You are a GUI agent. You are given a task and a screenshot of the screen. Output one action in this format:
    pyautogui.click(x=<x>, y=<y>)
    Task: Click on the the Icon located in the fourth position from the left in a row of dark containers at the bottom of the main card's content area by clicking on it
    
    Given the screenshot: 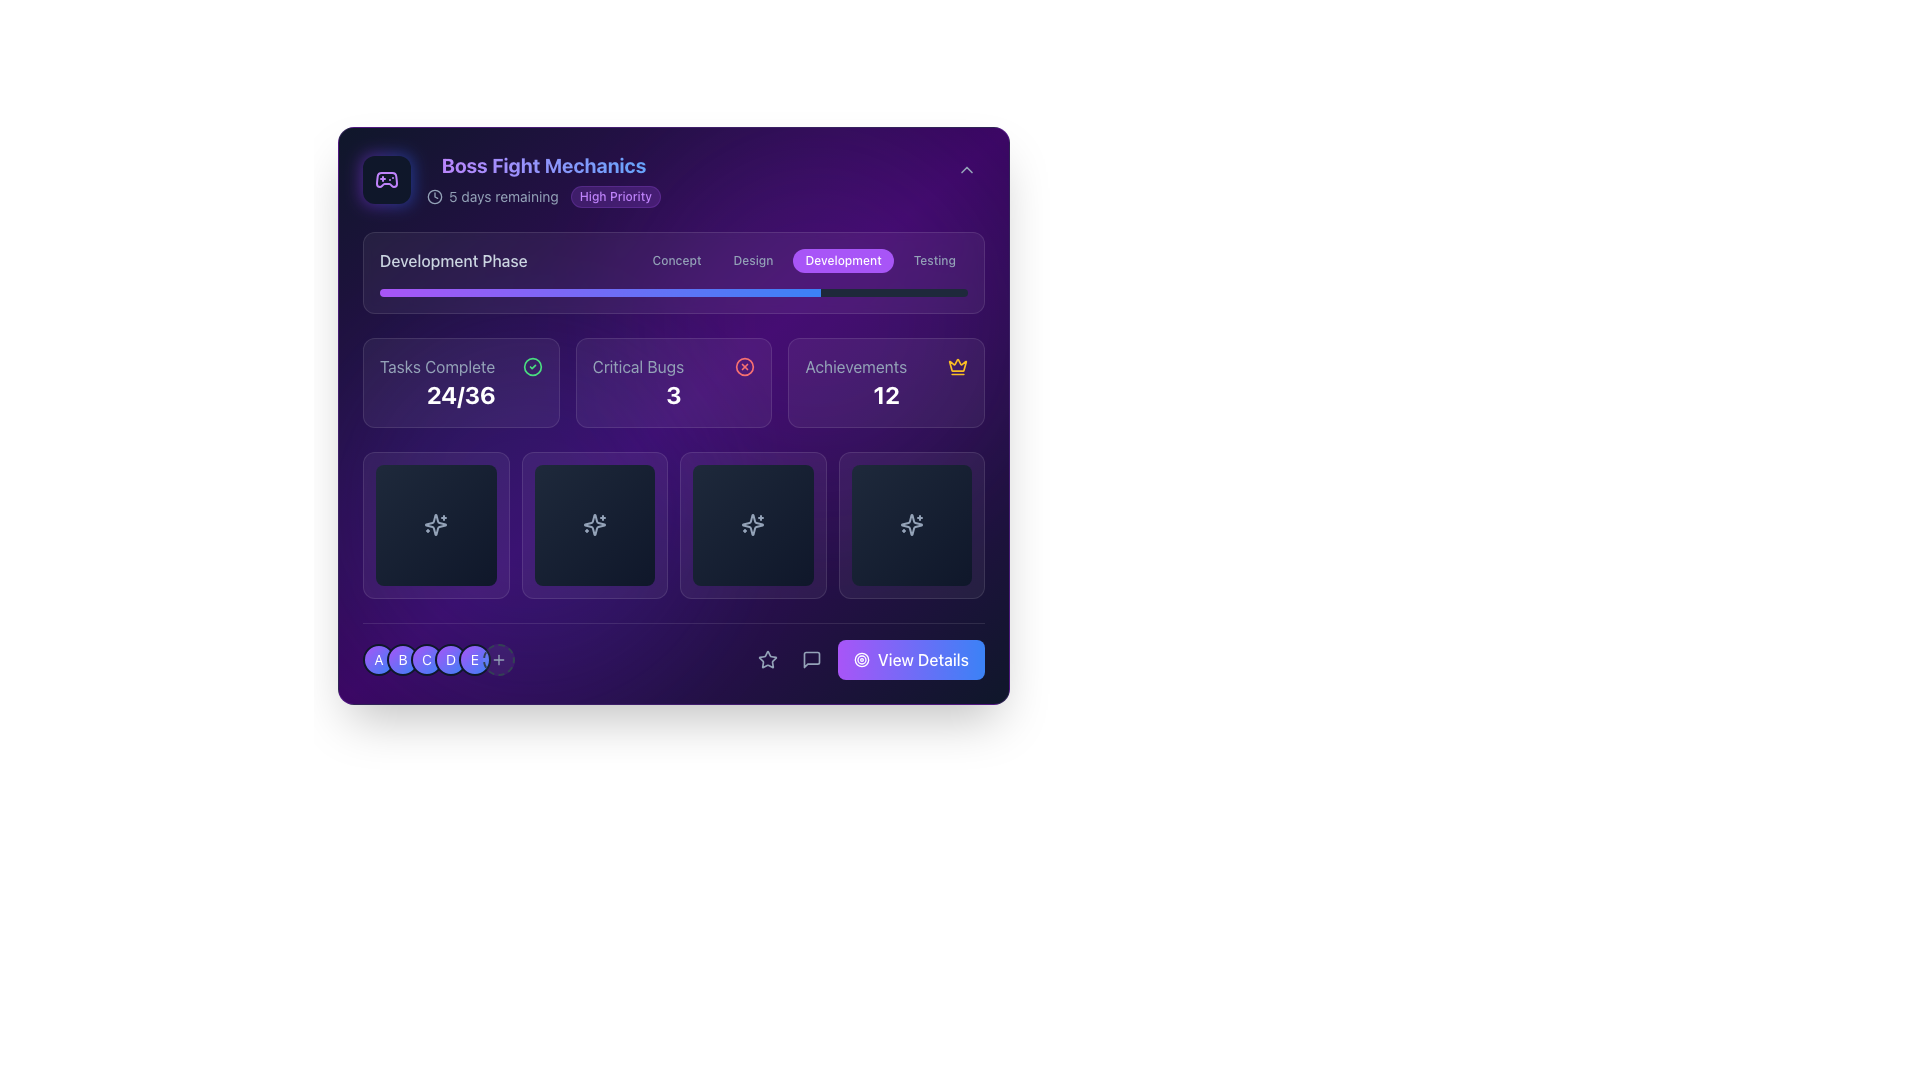 What is the action you would take?
    pyautogui.click(x=910, y=524)
    